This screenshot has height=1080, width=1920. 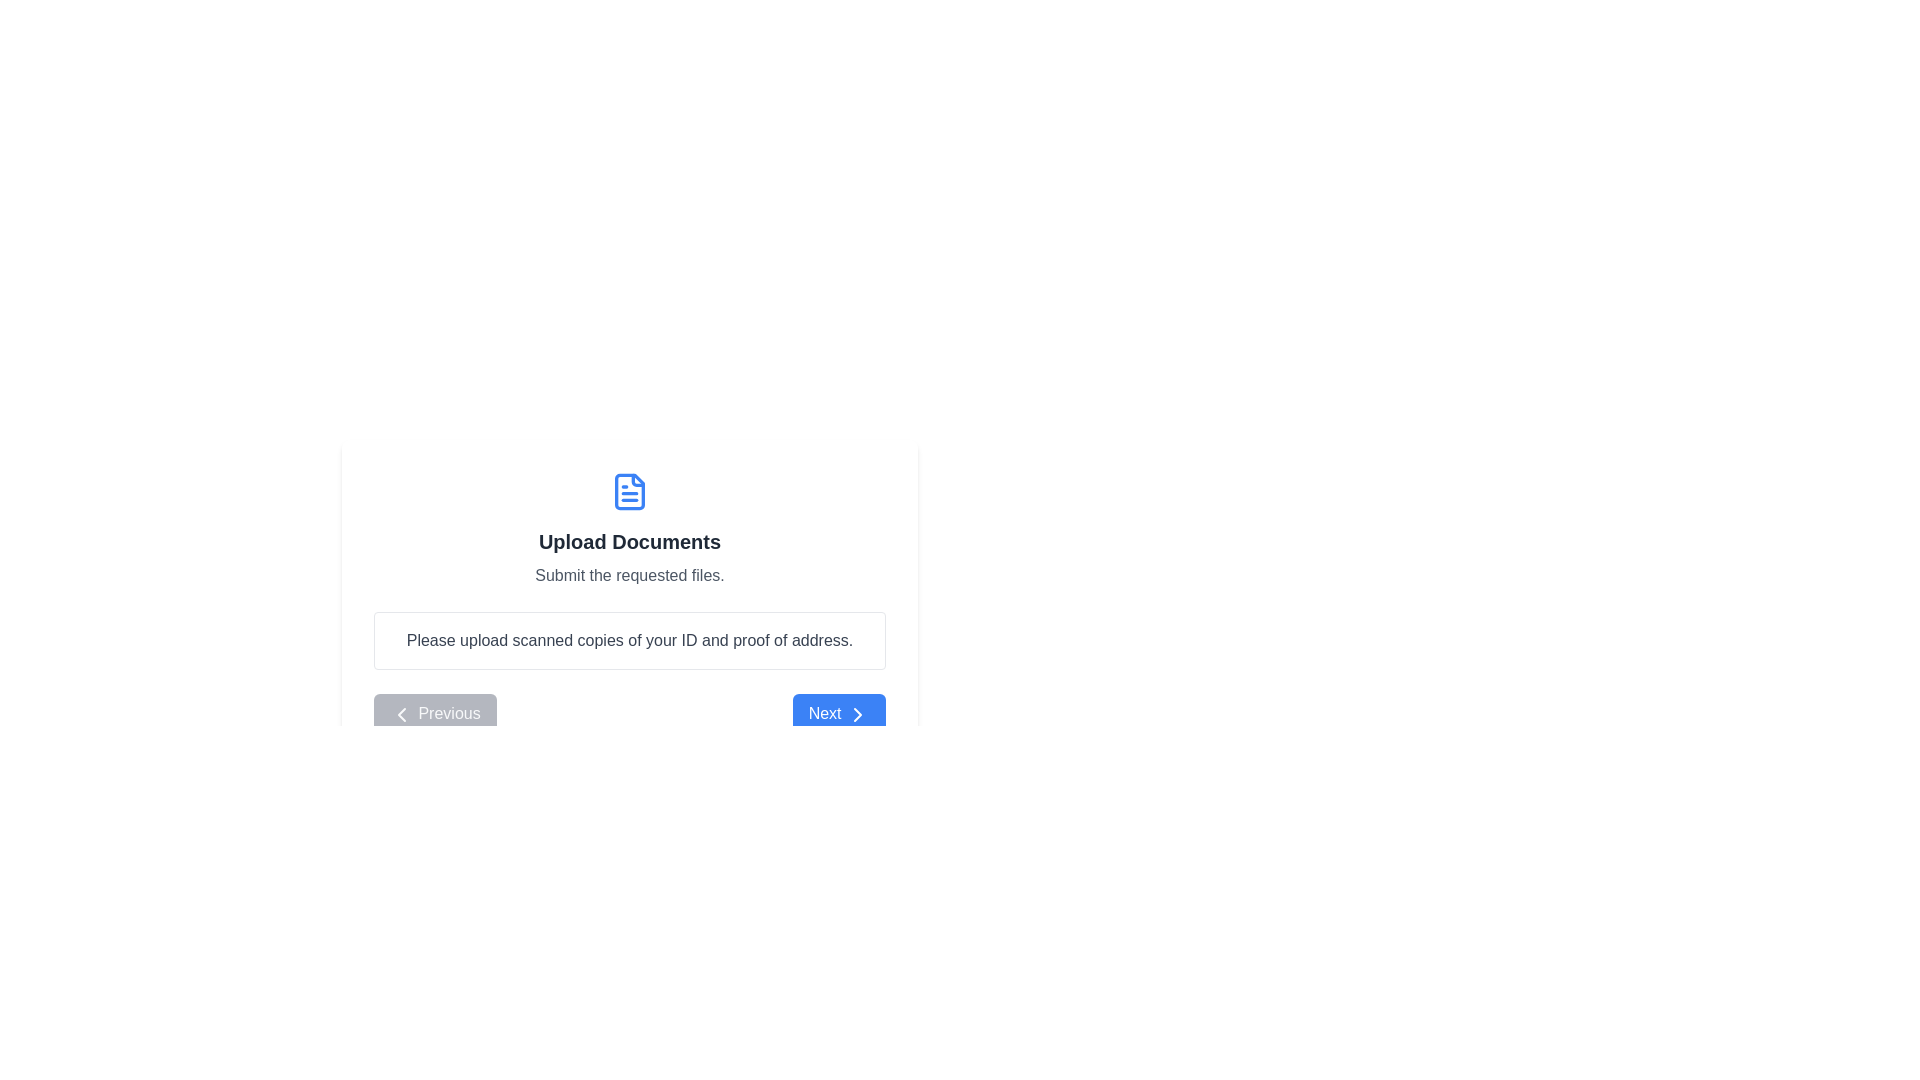 I want to click on the 'Previous' button to navigate to the previous step, so click(x=434, y=713).